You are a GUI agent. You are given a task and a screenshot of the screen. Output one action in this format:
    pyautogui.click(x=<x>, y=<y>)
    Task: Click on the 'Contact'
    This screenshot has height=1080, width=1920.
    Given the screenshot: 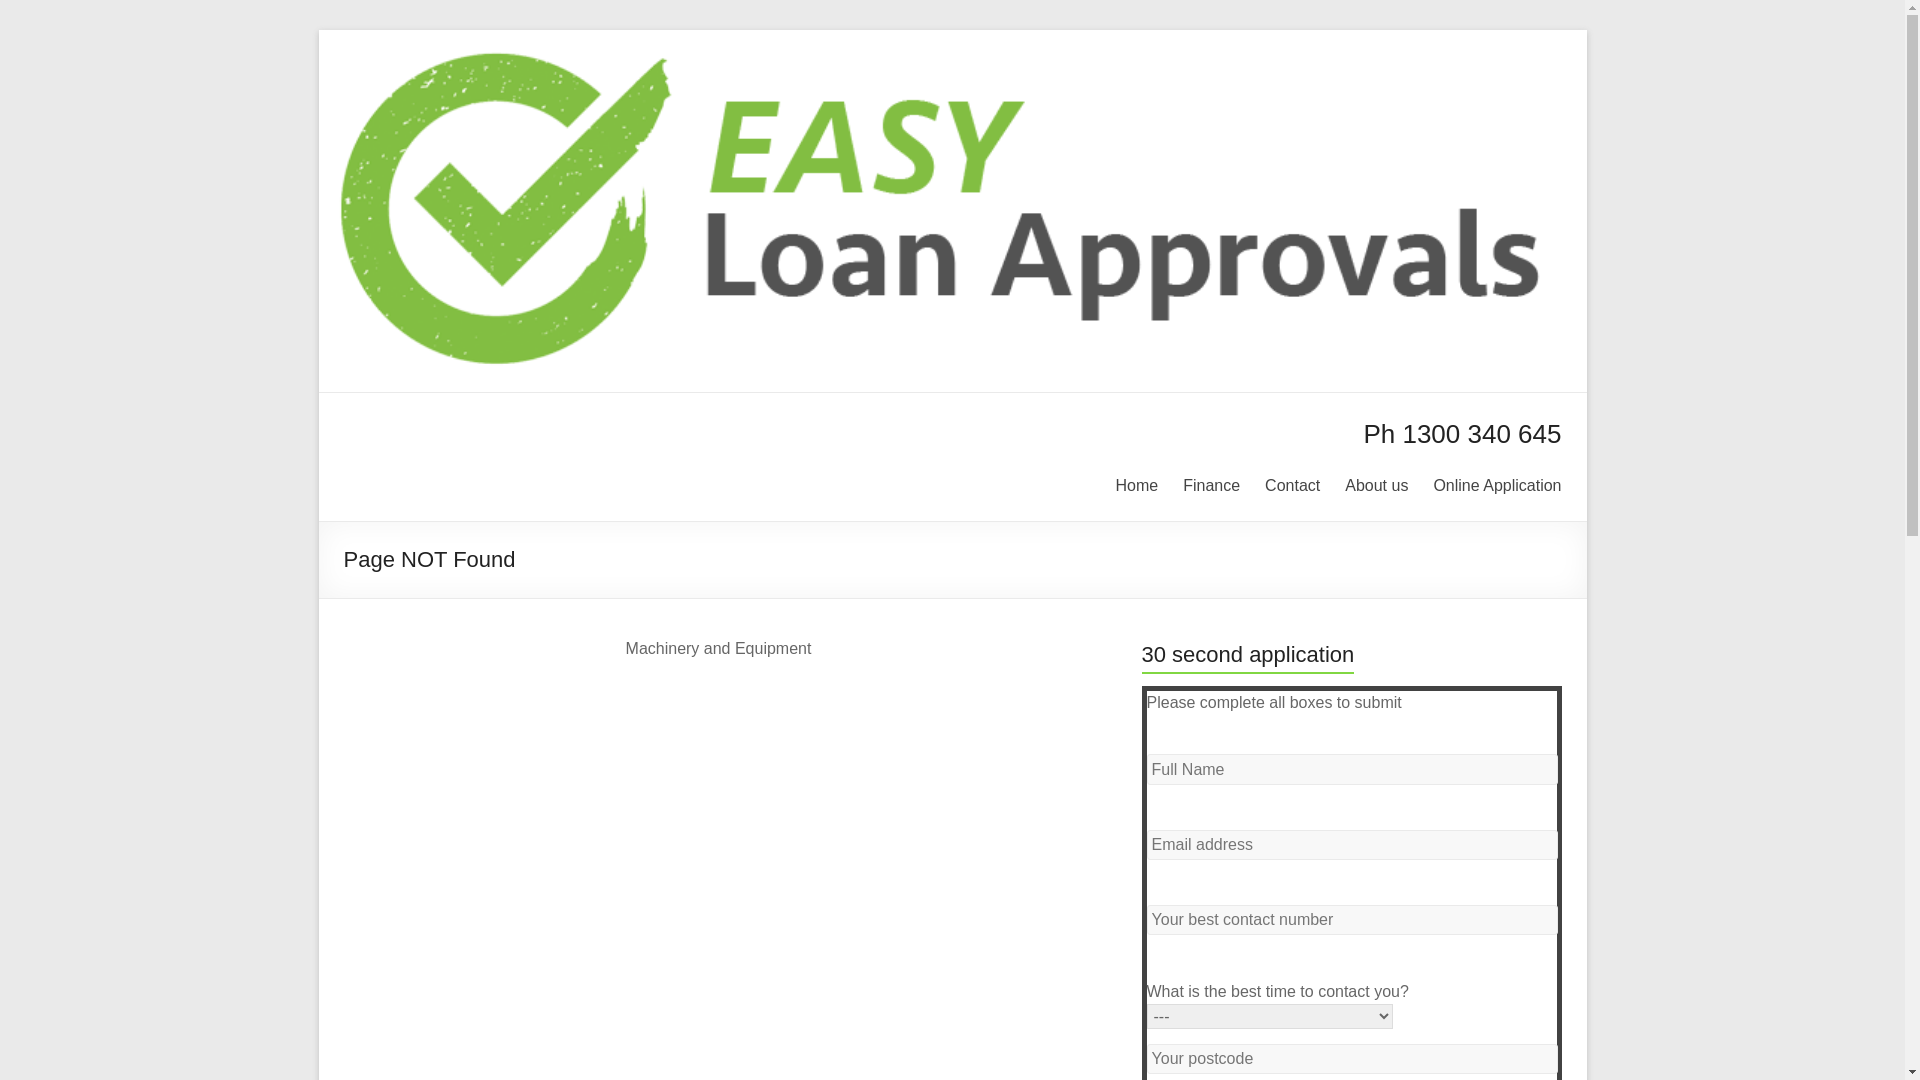 What is the action you would take?
    pyautogui.click(x=1292, y=482)
    